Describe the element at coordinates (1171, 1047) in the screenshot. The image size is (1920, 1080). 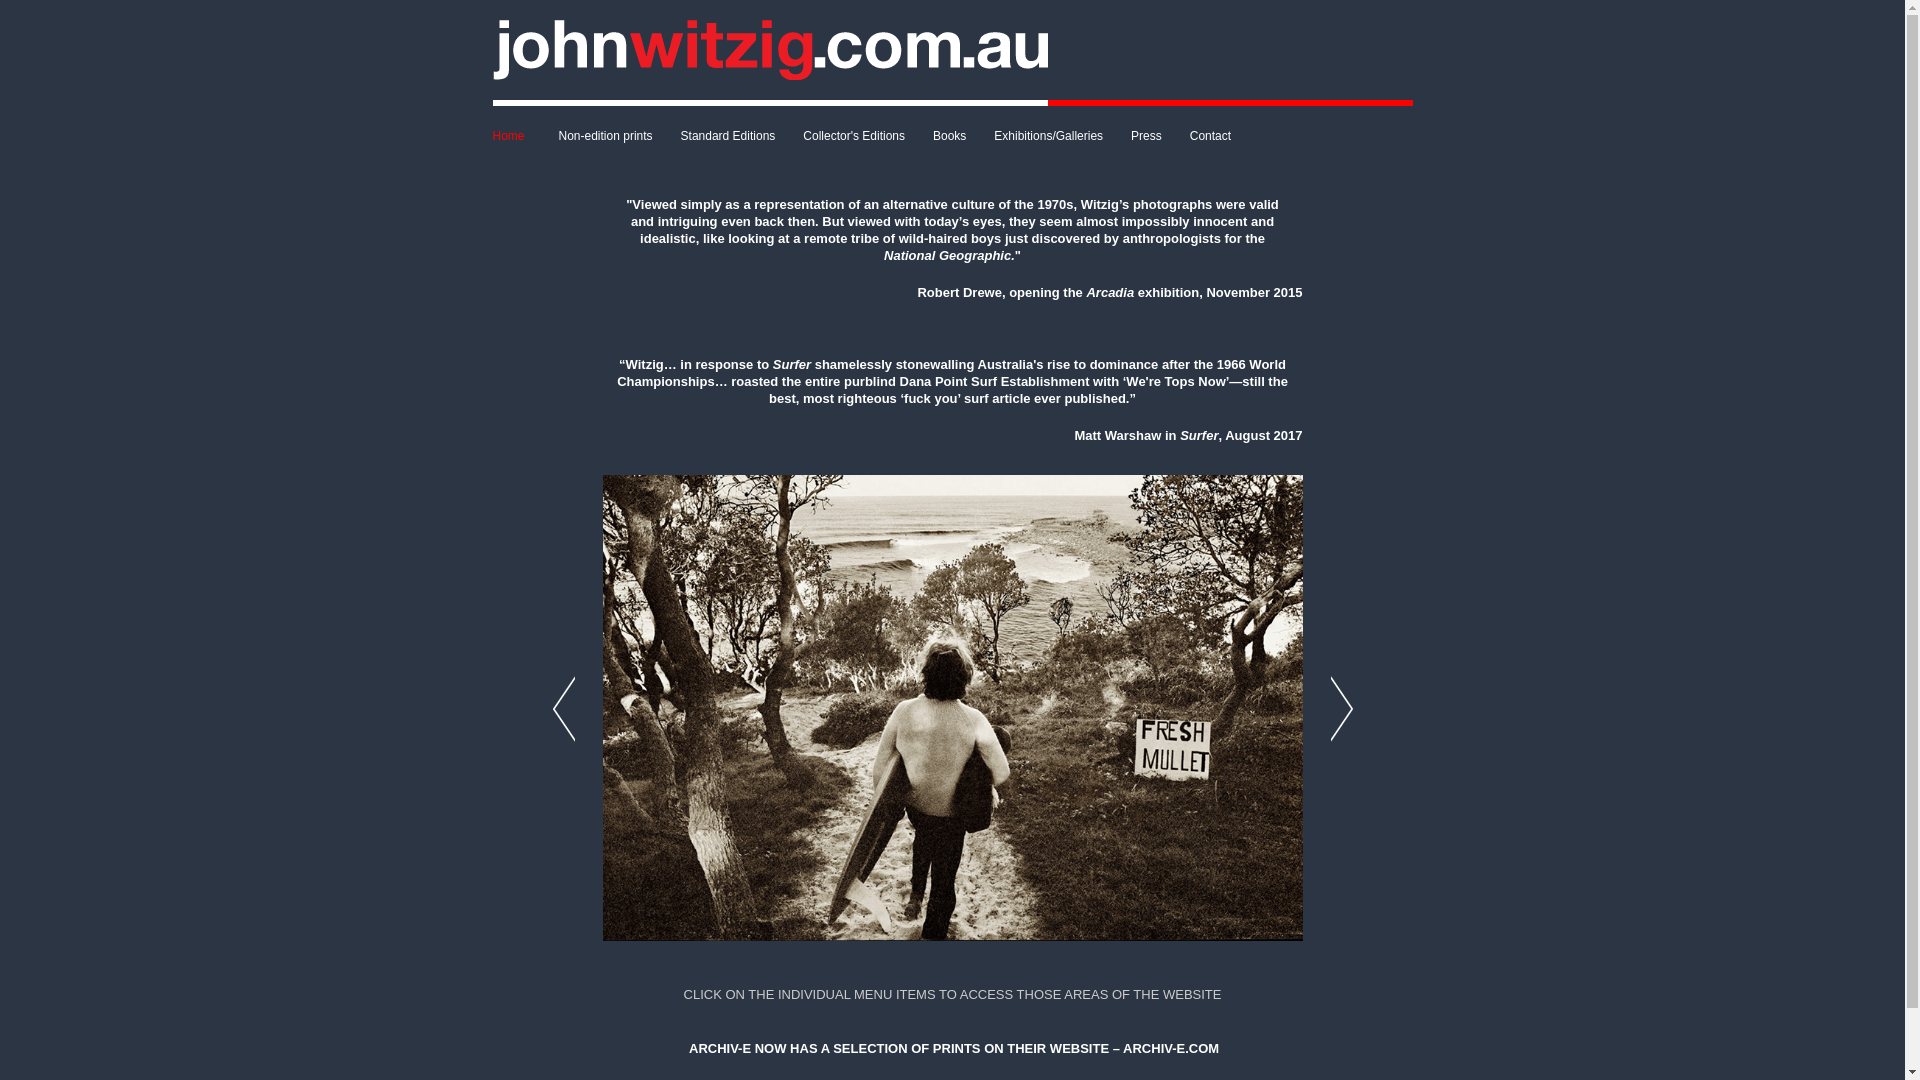
I see `'ARCHIV-E.COM'` at that location.